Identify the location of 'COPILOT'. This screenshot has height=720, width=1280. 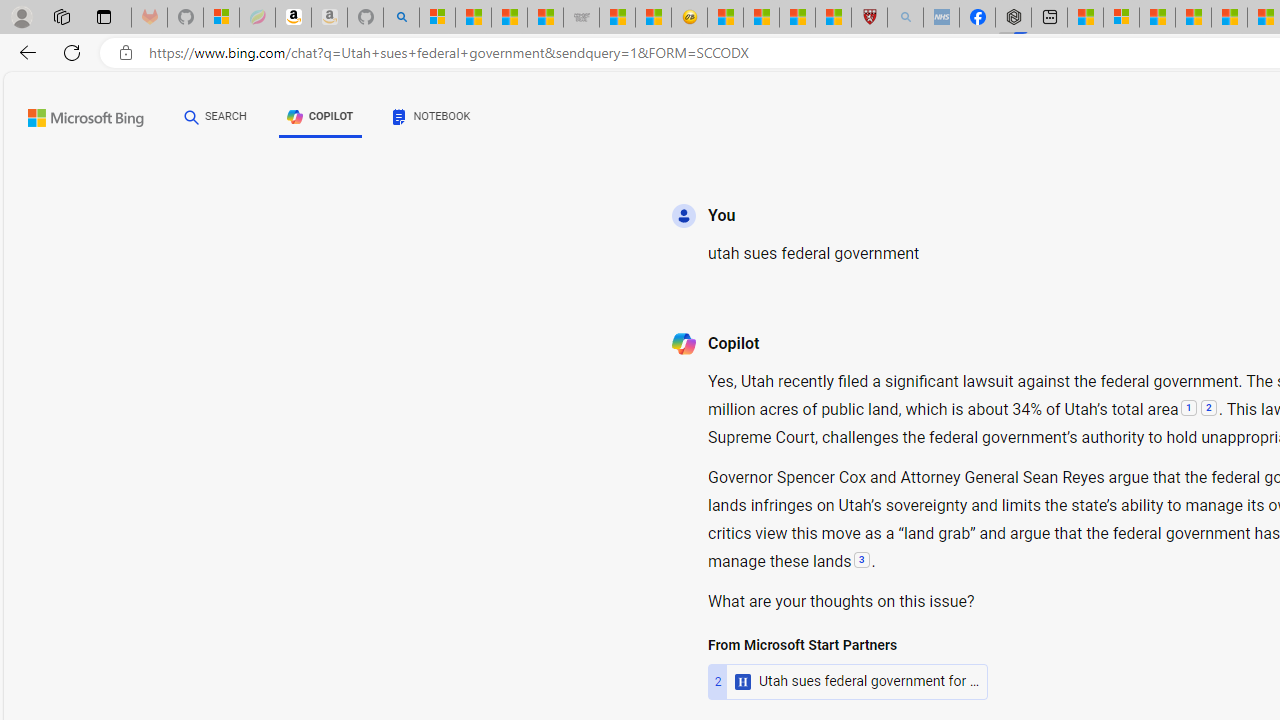
(320, 117).